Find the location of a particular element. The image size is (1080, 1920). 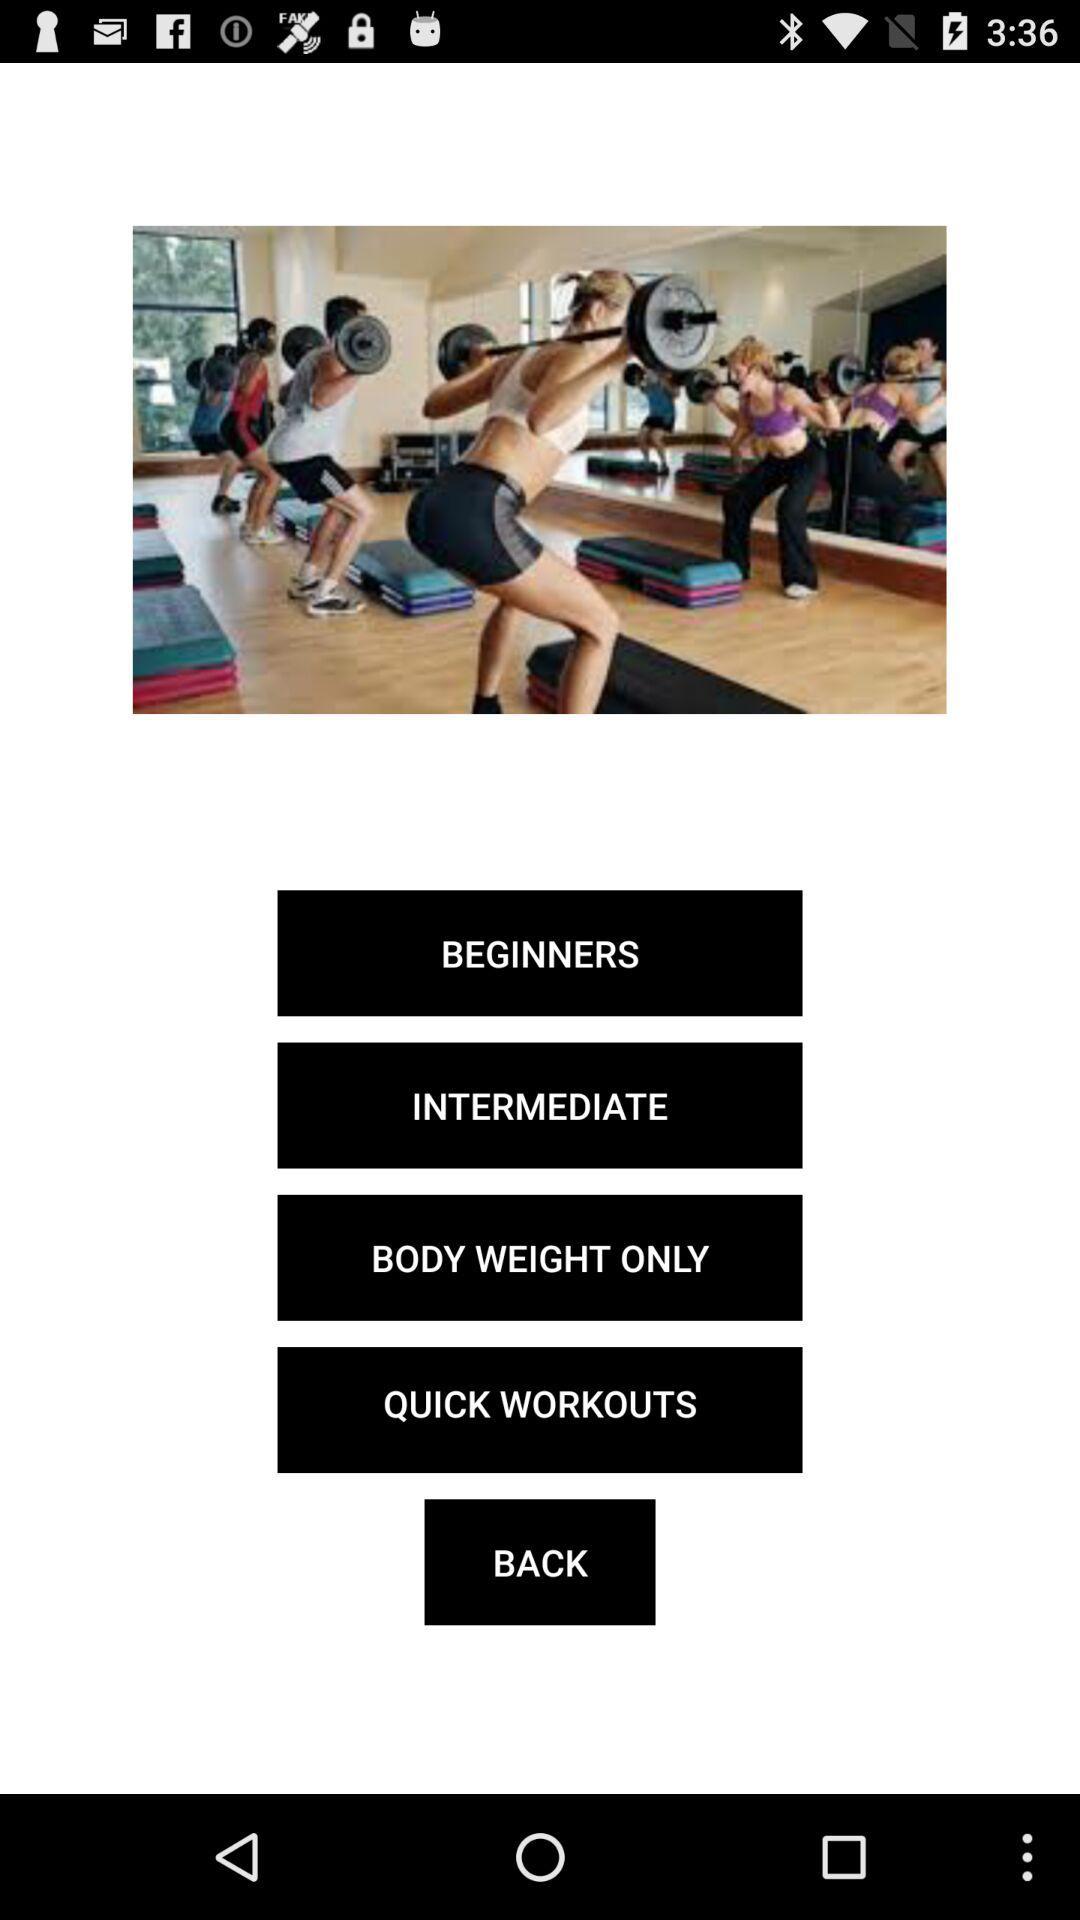

quick workouts button is located at coordinates (540, 1409).